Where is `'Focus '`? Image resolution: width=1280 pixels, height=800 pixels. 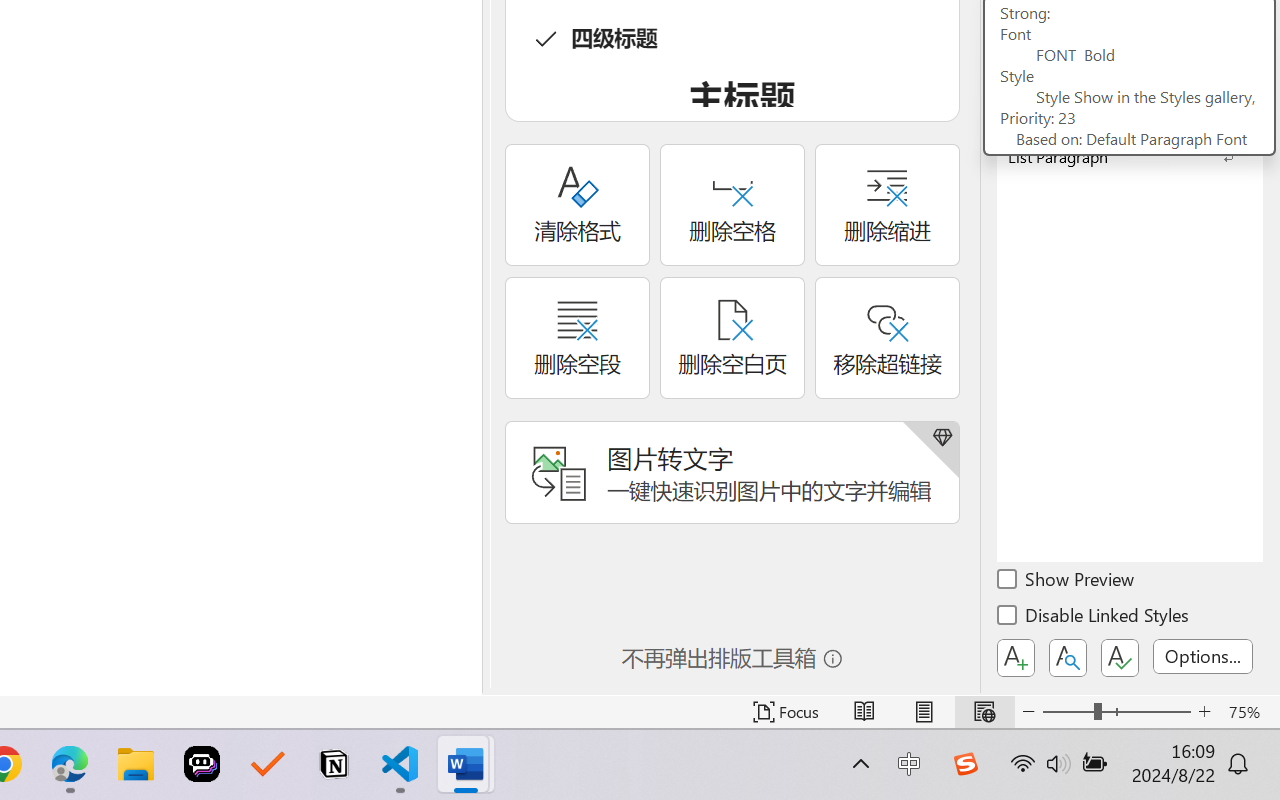 'Focus ' is located at coordinates (785, 711).